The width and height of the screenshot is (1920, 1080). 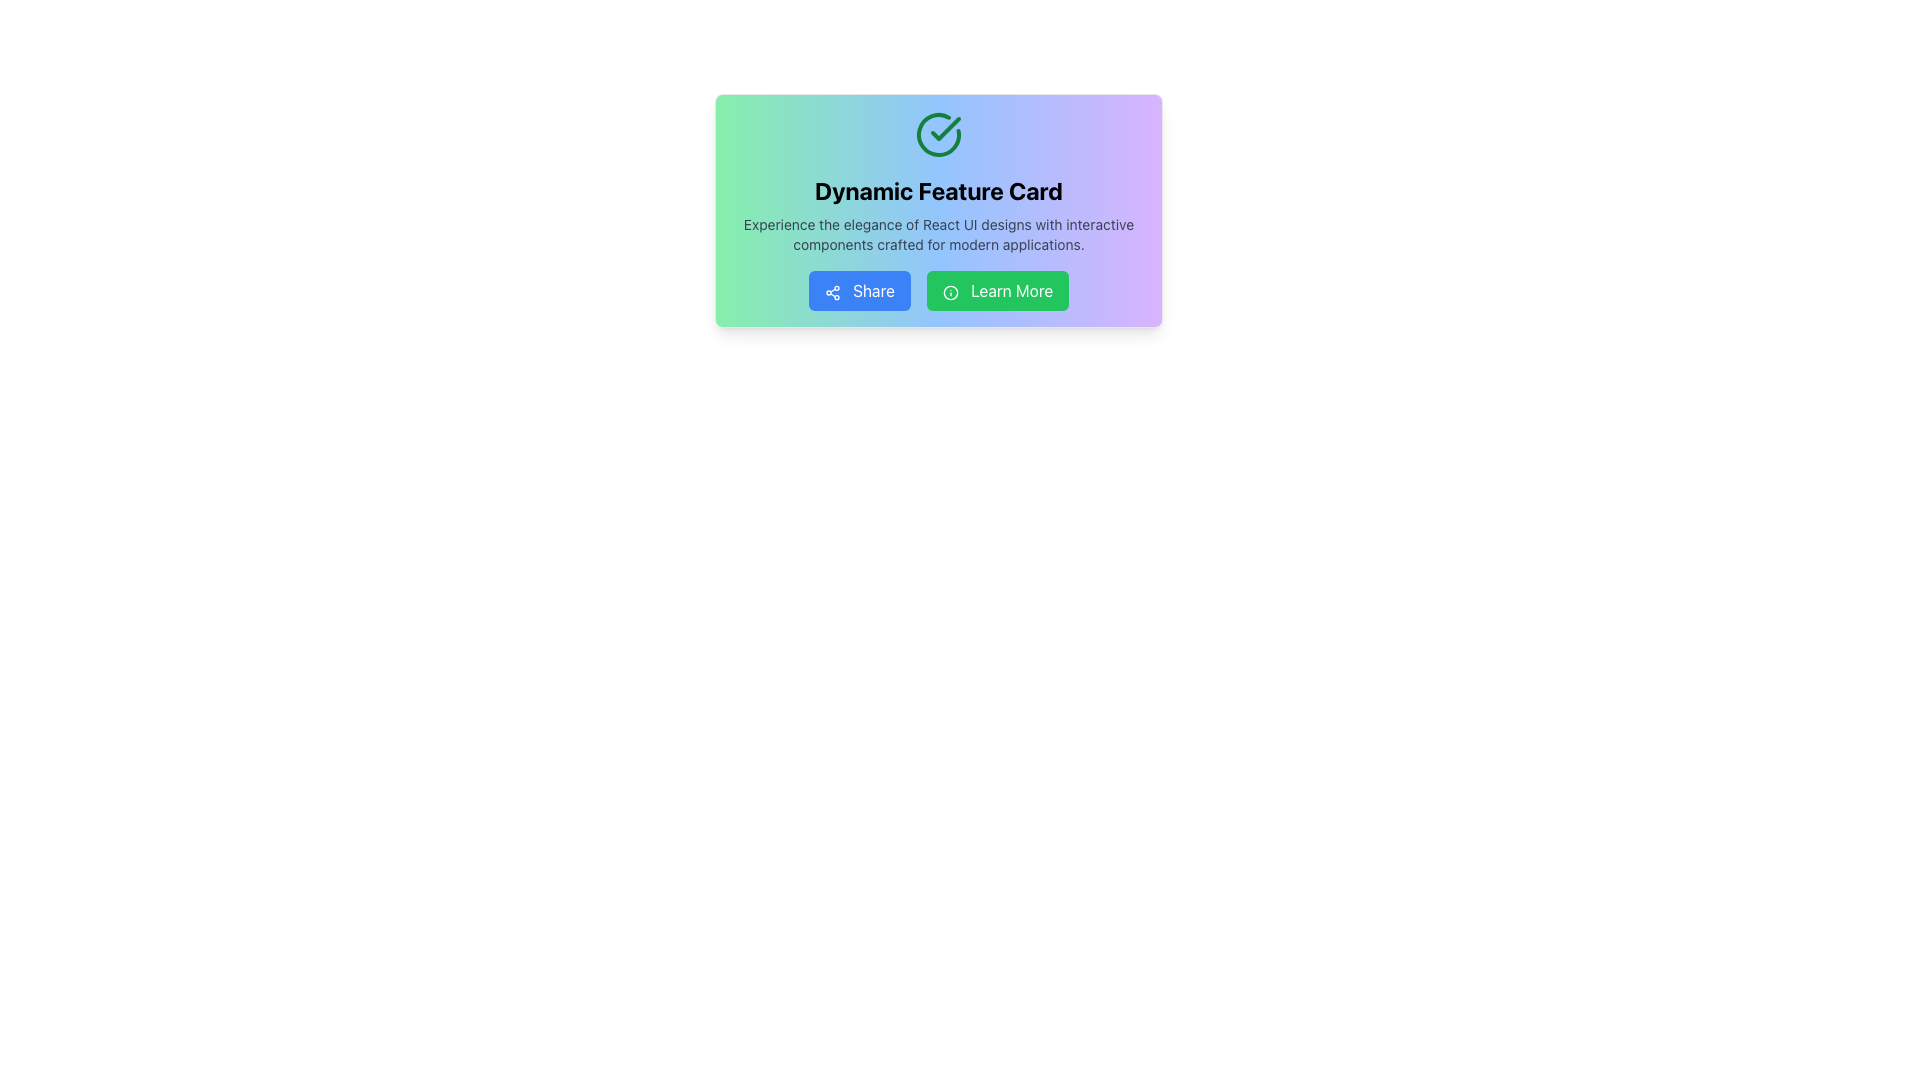 What do you see at coordinates (859, 290) in the screenshot?
I see `the 'Share' button with a vibrant blue background and white text located at the bottom center of the card` at bounding box center [859, 290].